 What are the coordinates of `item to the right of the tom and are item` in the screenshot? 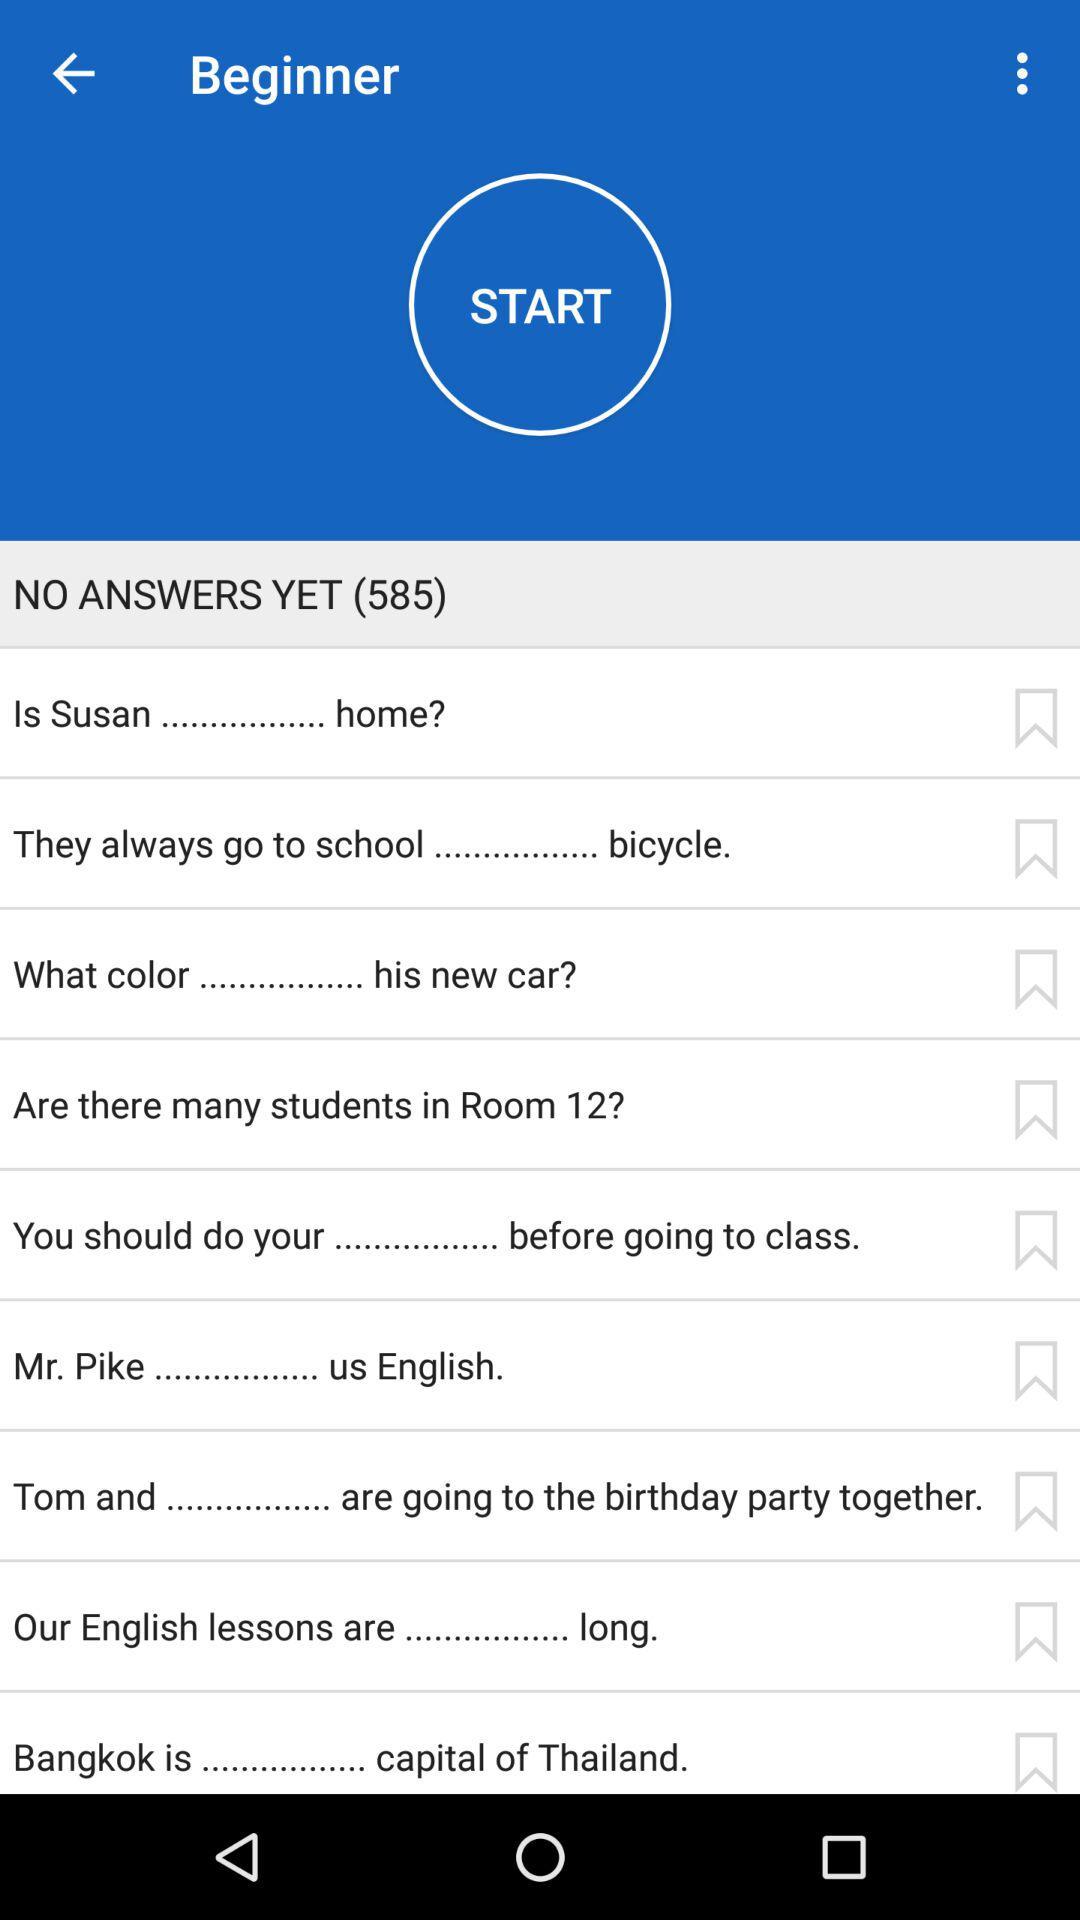 It's located at (1035, 1501).